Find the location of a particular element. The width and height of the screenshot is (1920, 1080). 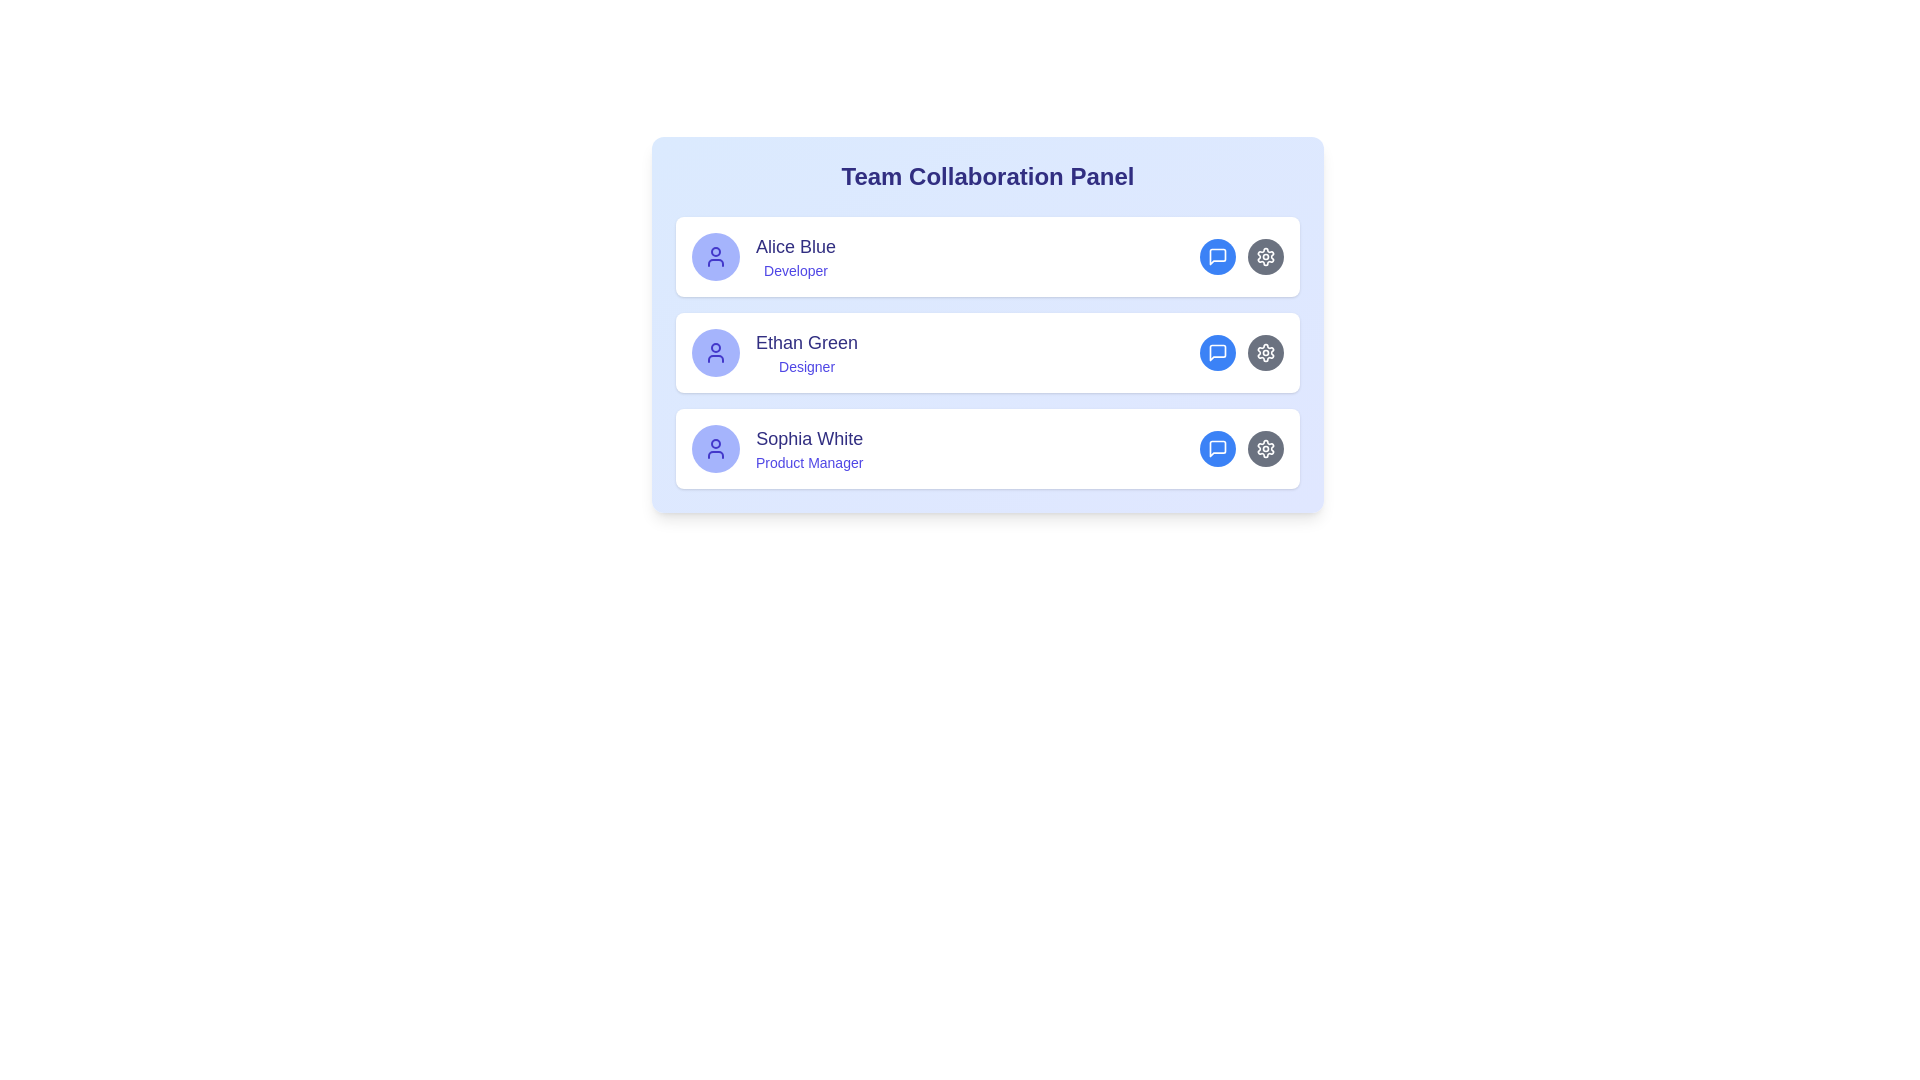

the static text label displaying 'Developer', which is styled in a smaller indigo font and located directly below 'Alice Blue' in the 'Team Collaboration Panel' is located at coordinates (795, 270).